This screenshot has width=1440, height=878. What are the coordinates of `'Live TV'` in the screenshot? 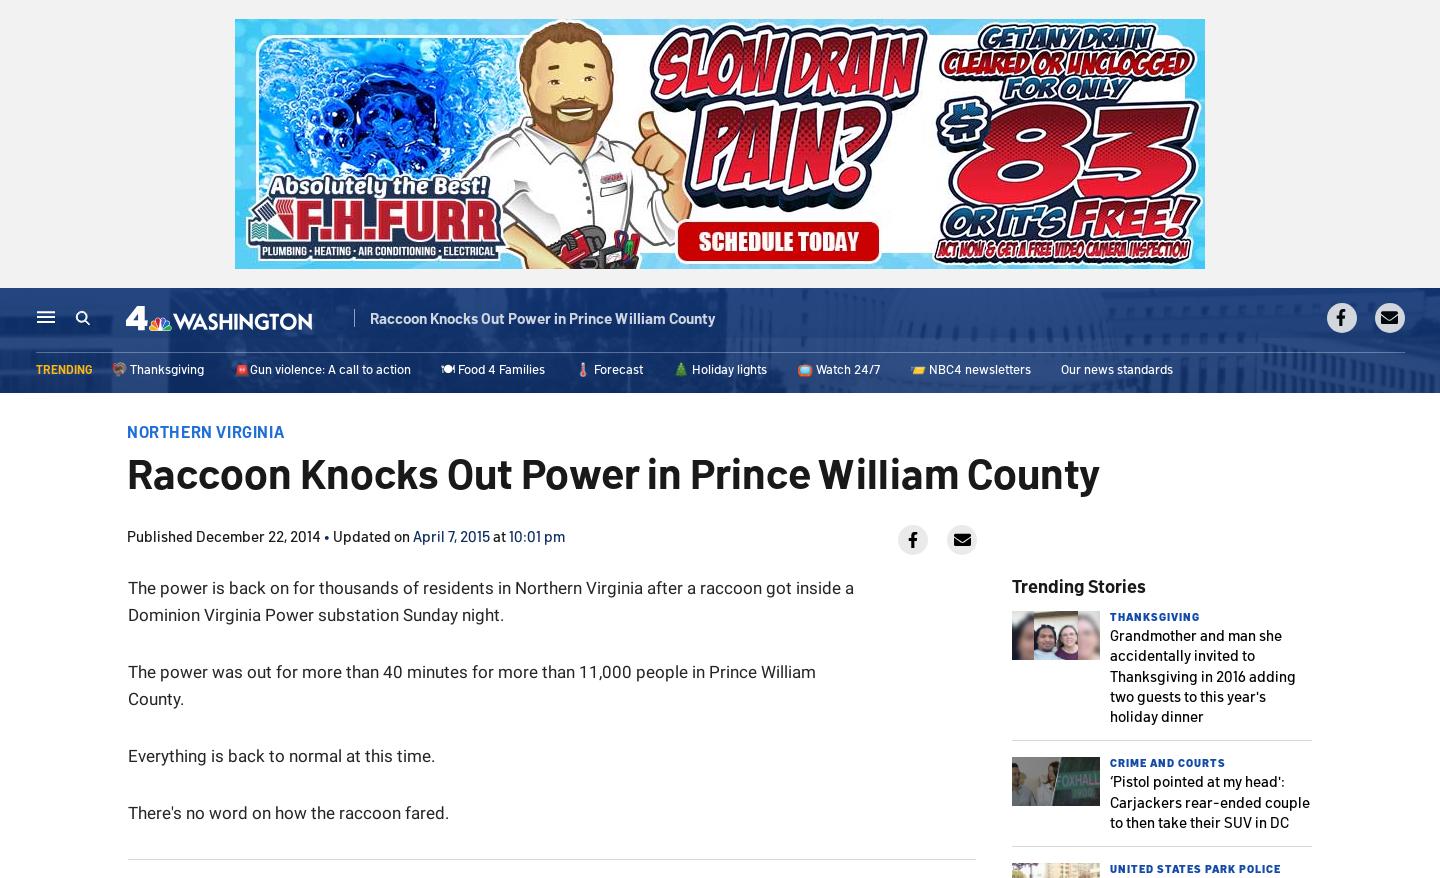 It's located at (1365, 320).